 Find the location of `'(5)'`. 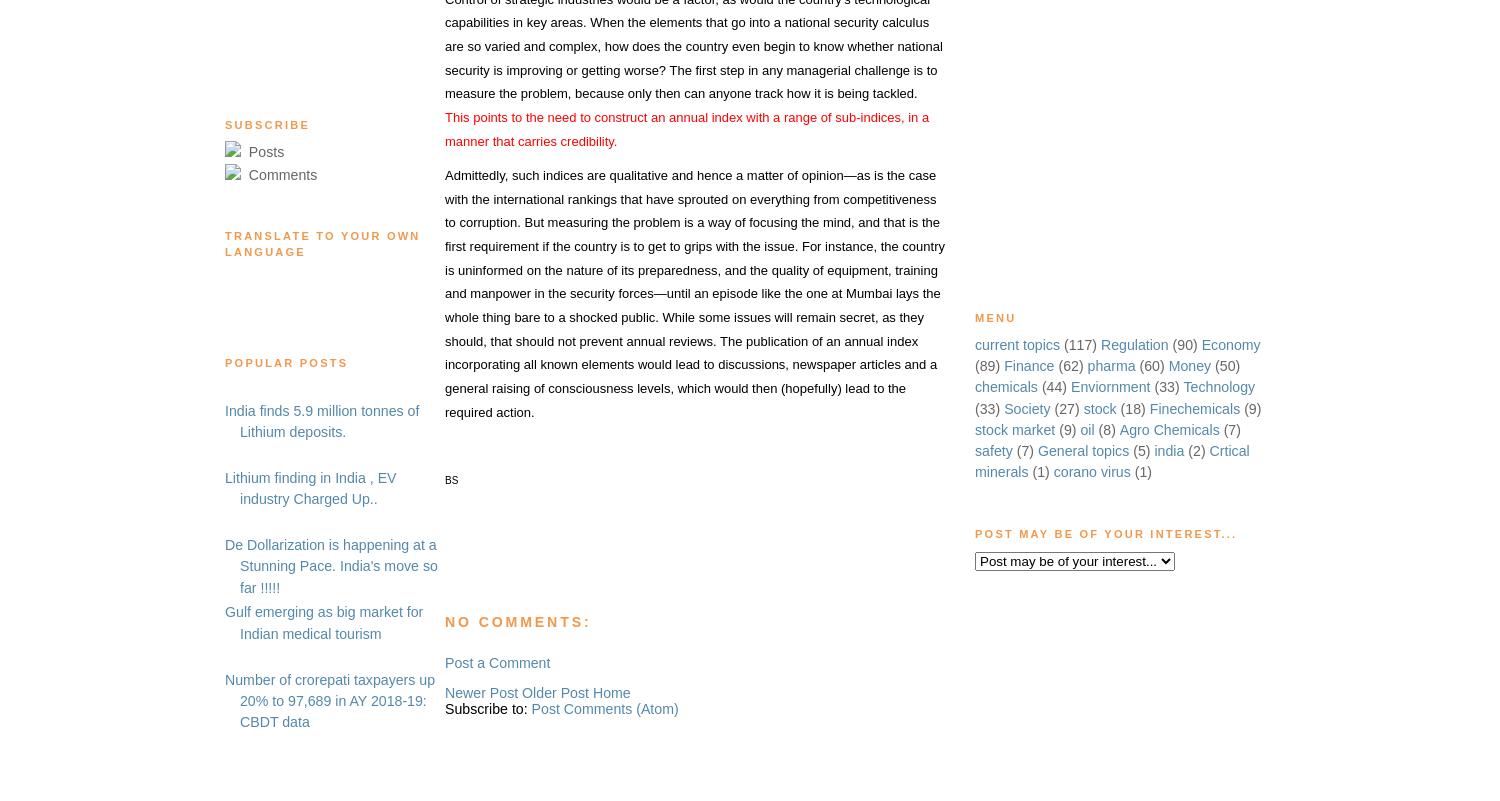

'(5)' is located at coordinates (1132, 450).